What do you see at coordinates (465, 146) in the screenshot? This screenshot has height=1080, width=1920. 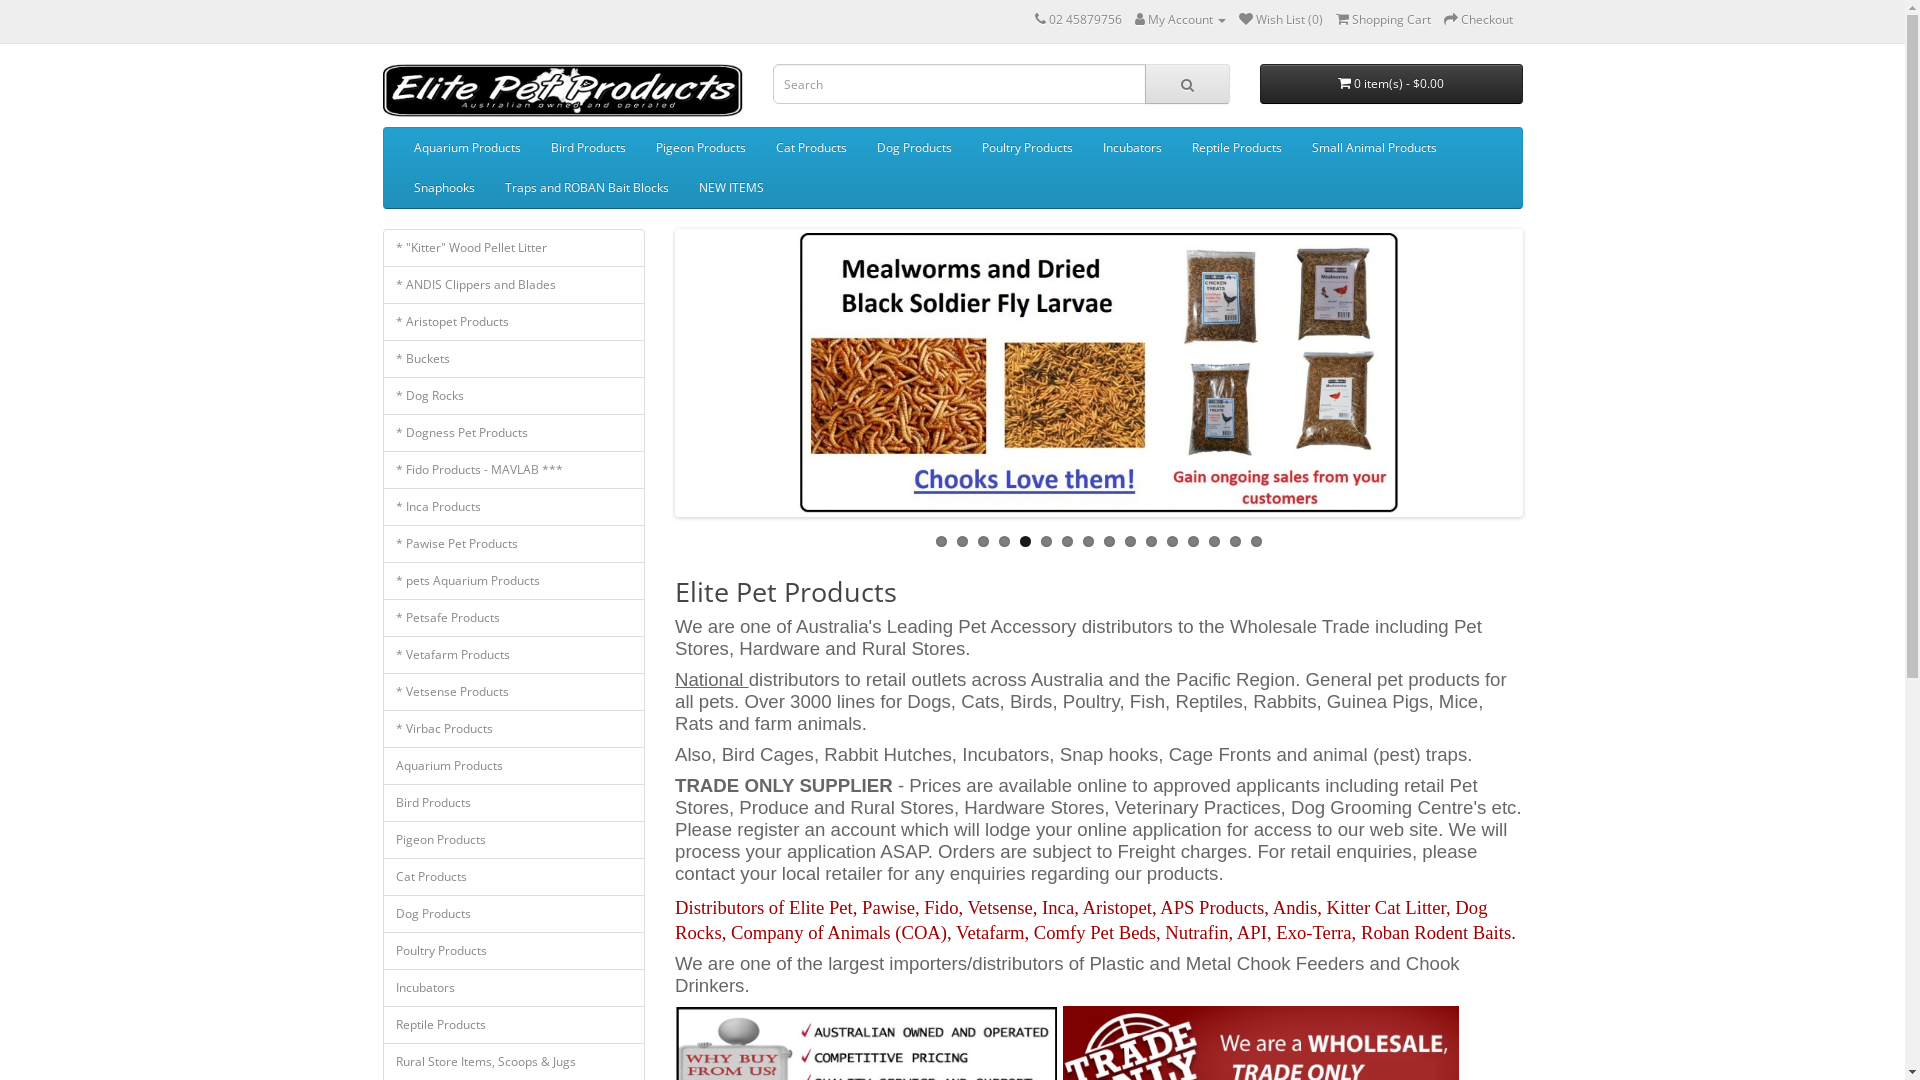 I see `'Aquarium Products'` at bounding box center [465, 146].